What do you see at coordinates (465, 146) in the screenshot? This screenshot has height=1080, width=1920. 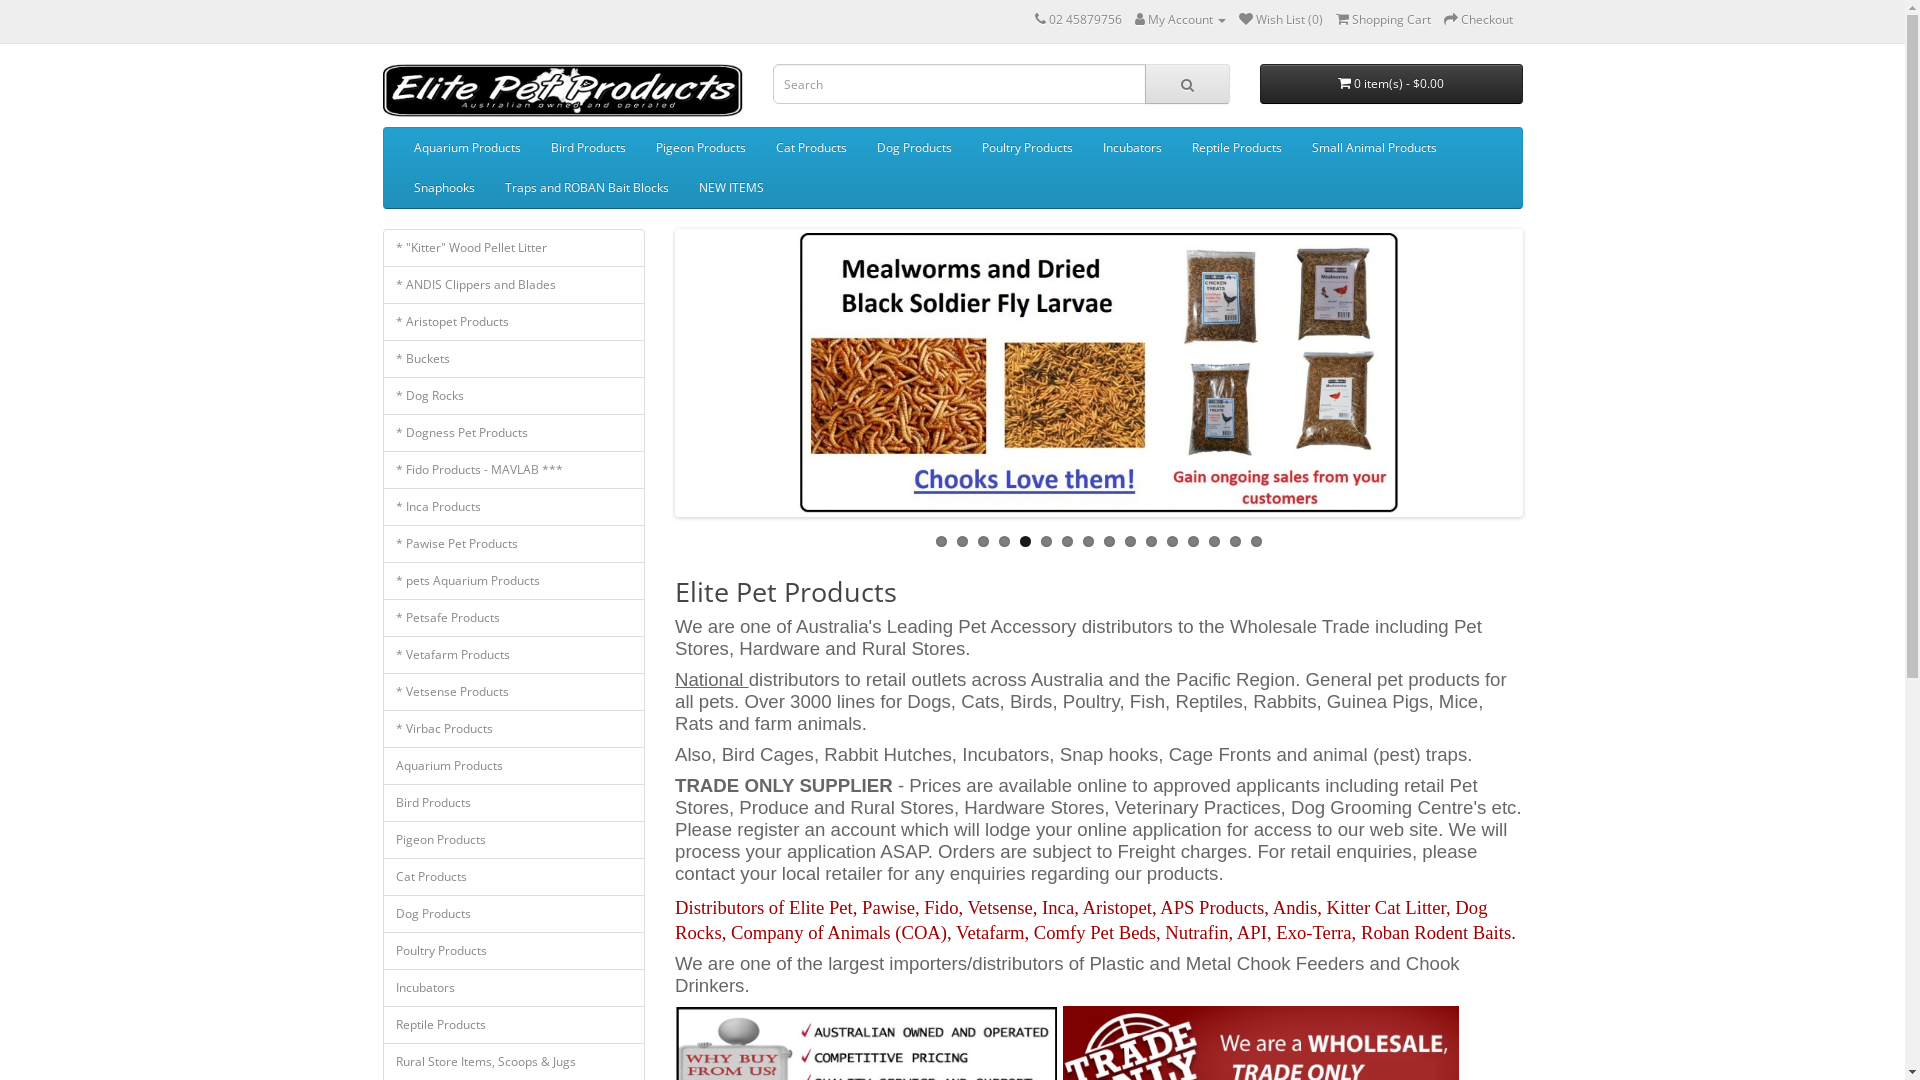 I see `'Aquarium Products'` at bounding box center [465, 146].